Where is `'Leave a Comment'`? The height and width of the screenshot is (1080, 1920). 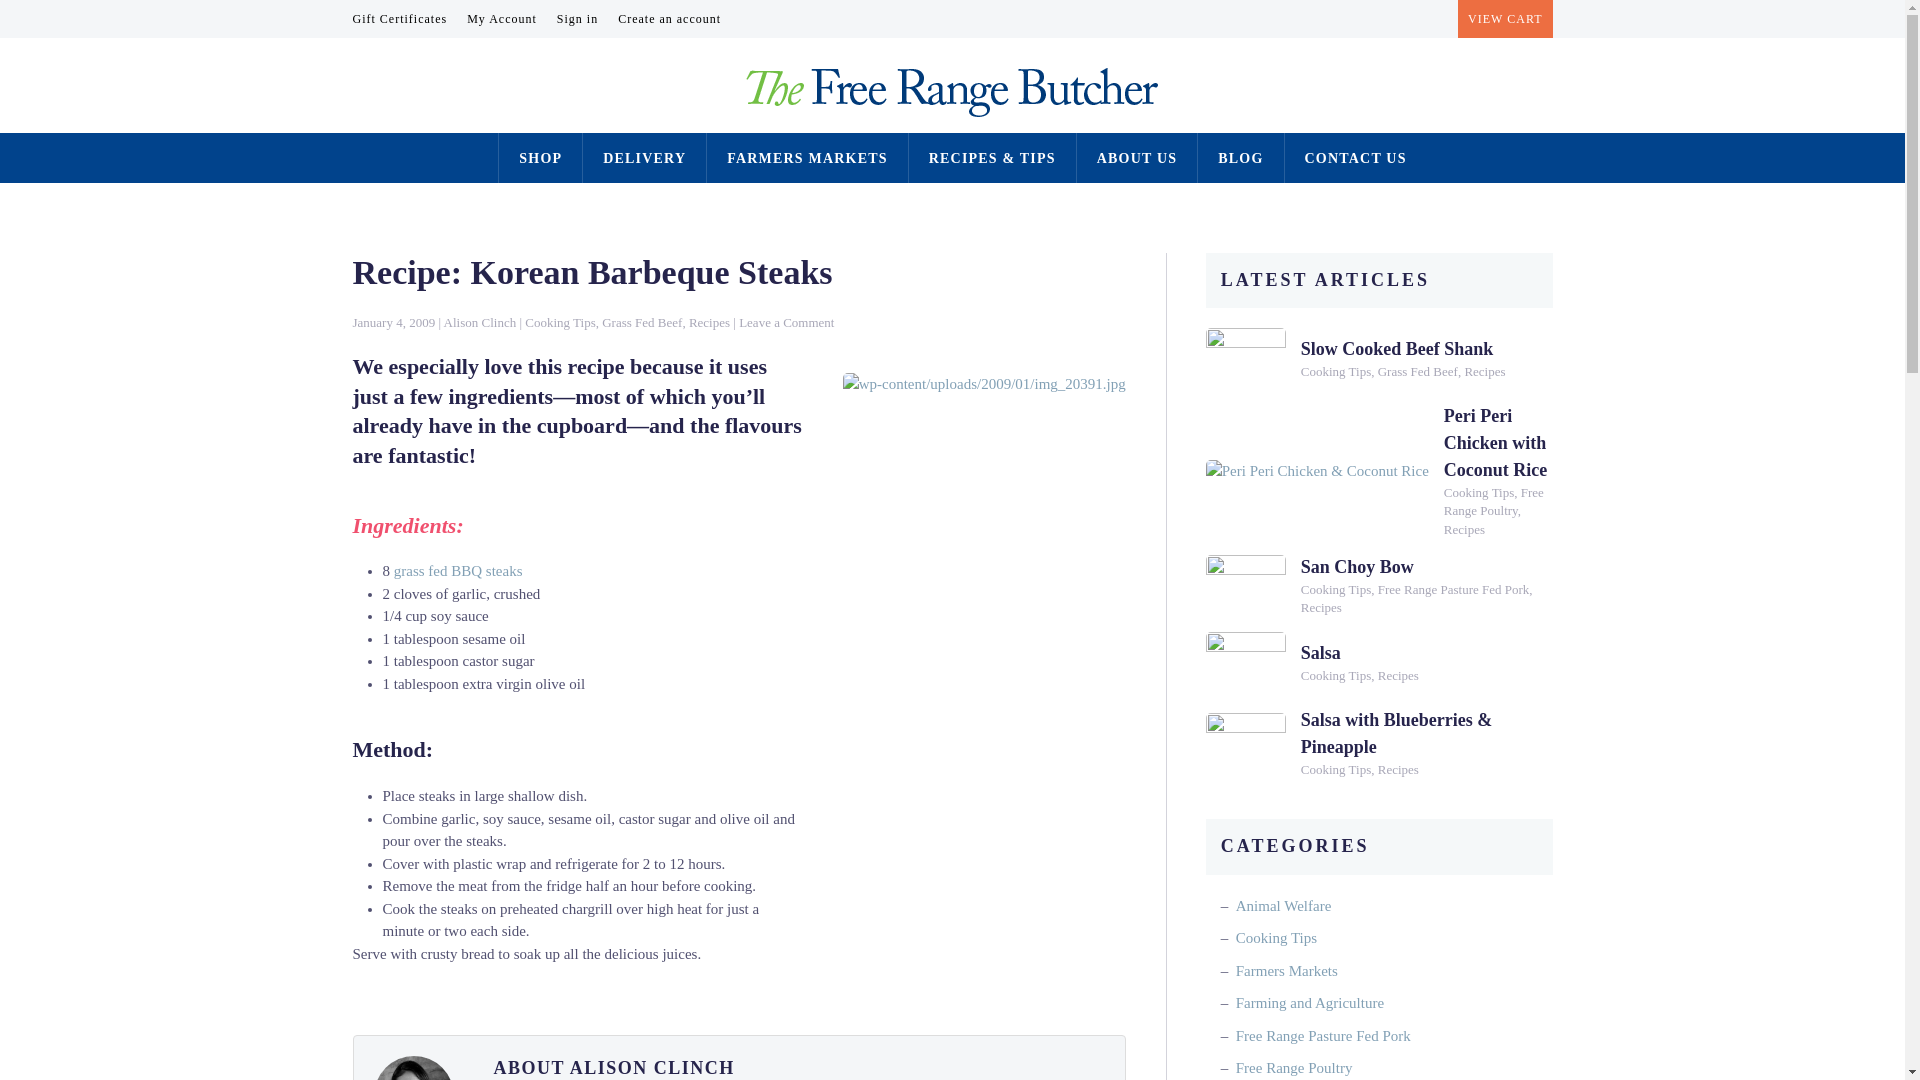
'Leave a Comment' is located at coordinates (738, 321).